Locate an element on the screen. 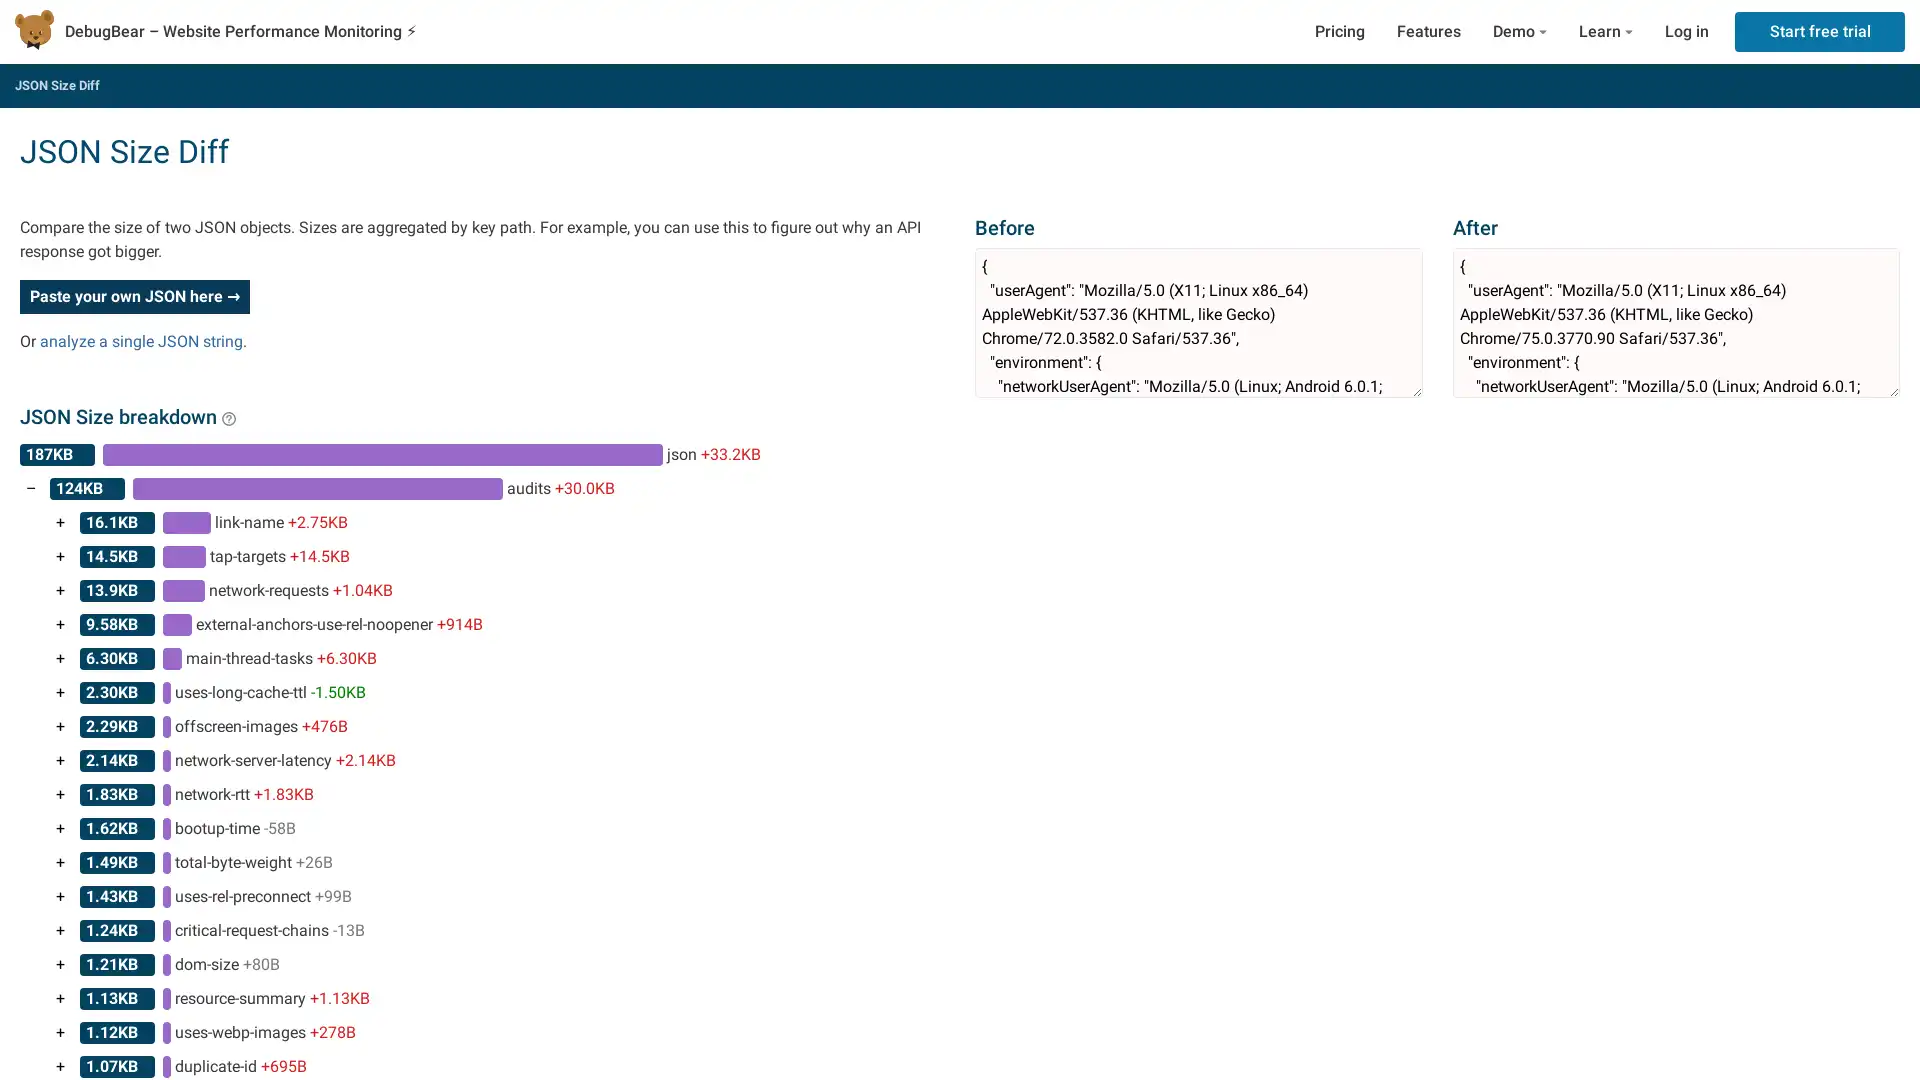 This screenshot has width=1920, height=1080. + is located at coordinates (60, 589).